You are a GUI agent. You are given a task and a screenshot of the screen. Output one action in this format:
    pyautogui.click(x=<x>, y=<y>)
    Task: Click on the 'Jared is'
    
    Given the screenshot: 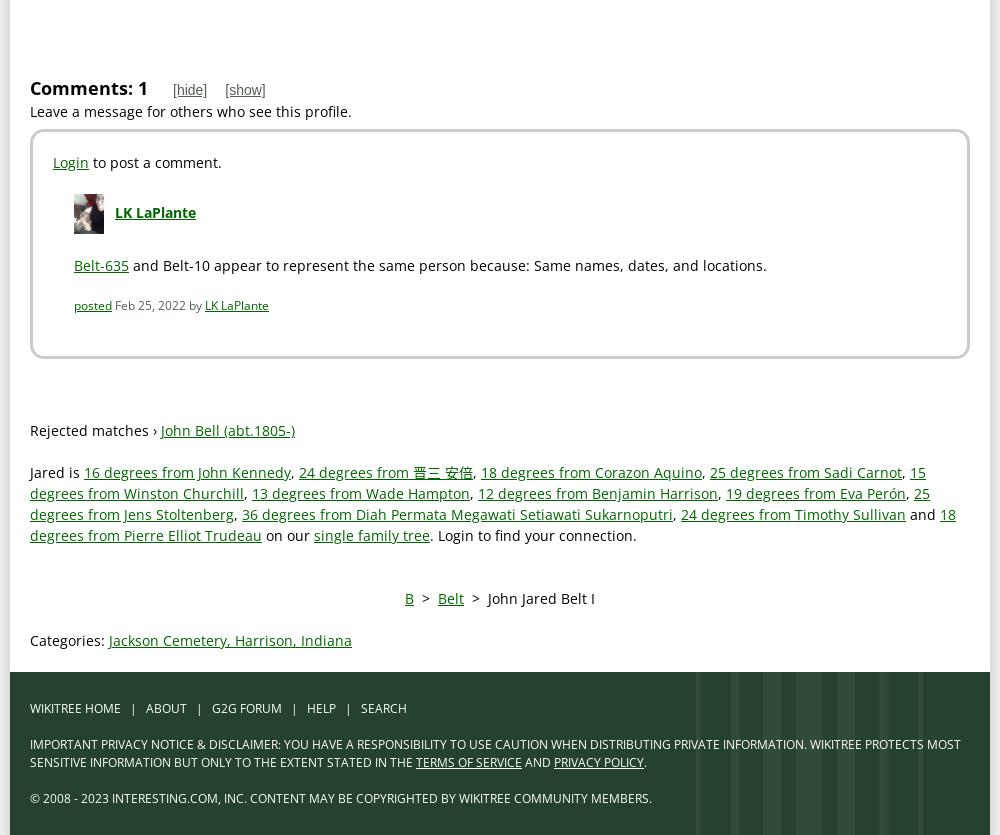 What is the action you would take?
    pyautogui.click(x=30, y=471)
    